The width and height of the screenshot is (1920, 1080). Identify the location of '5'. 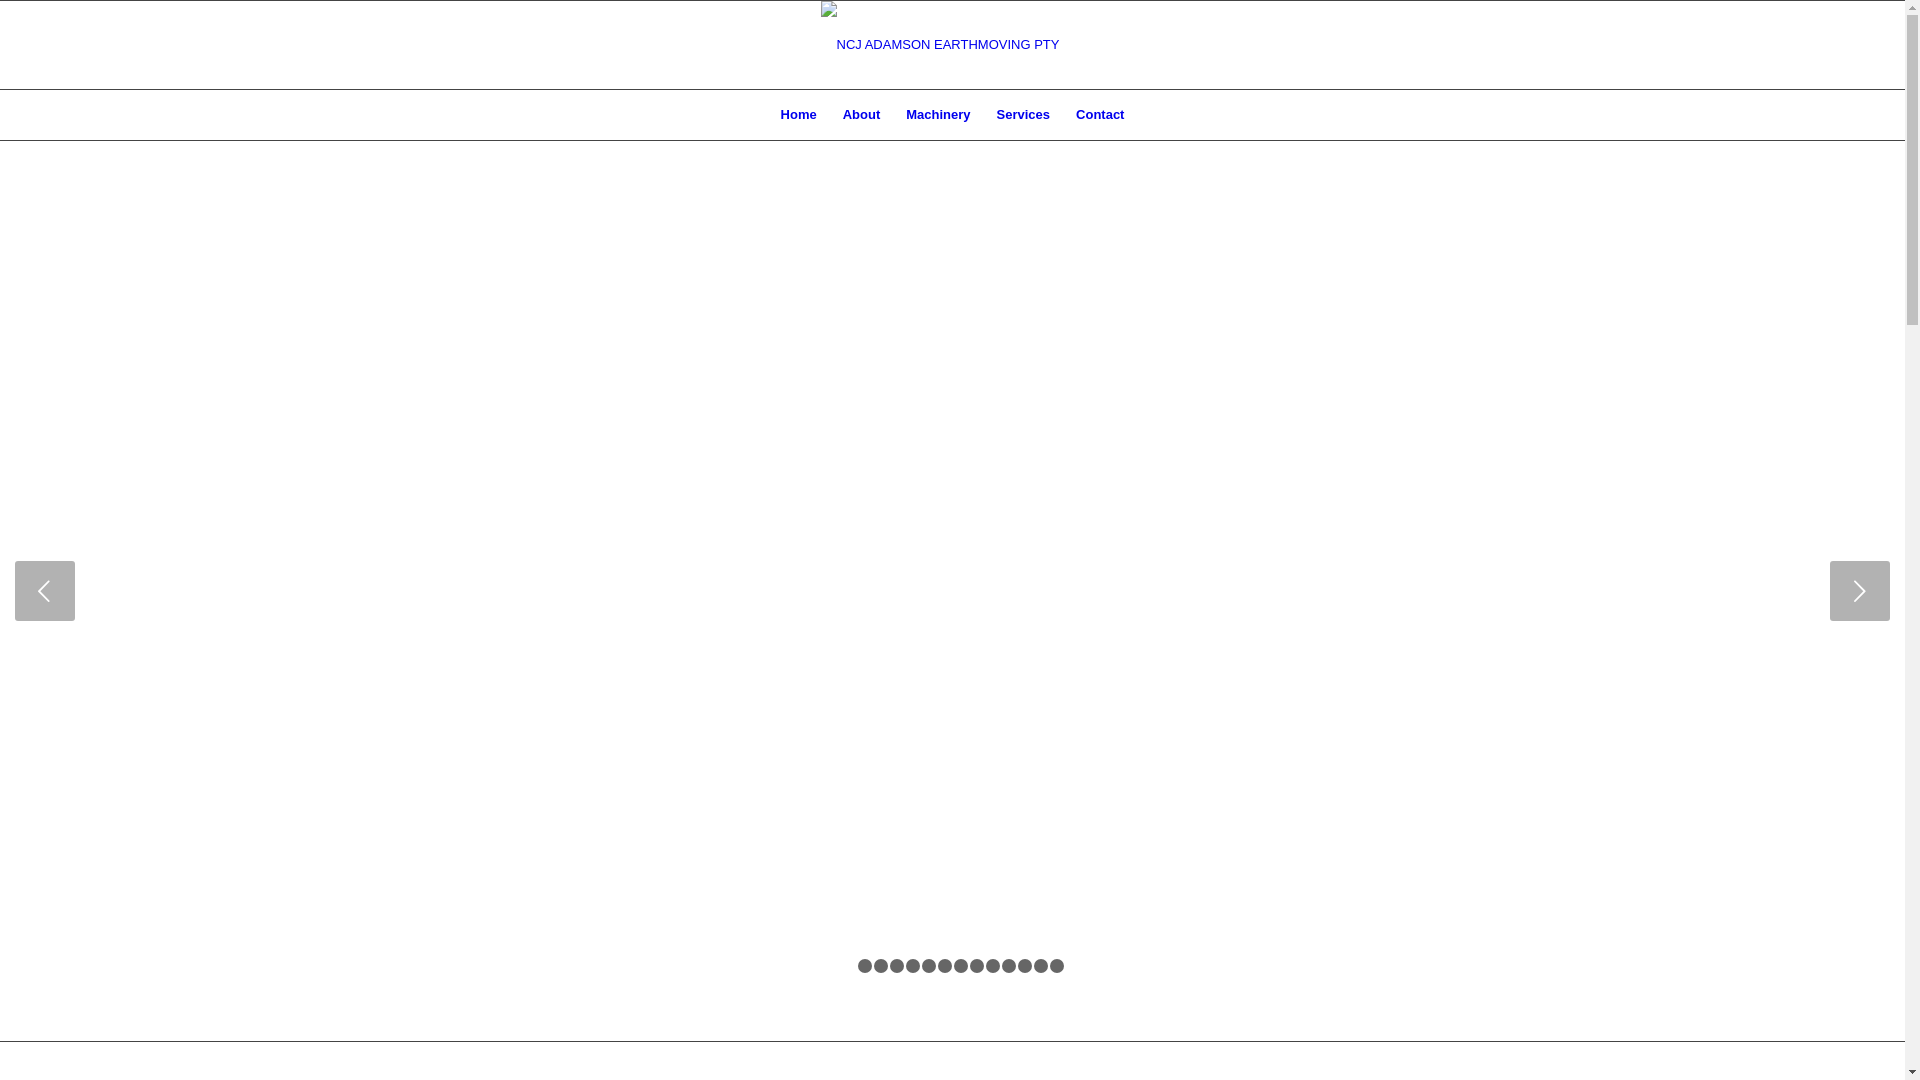
(911, 964).